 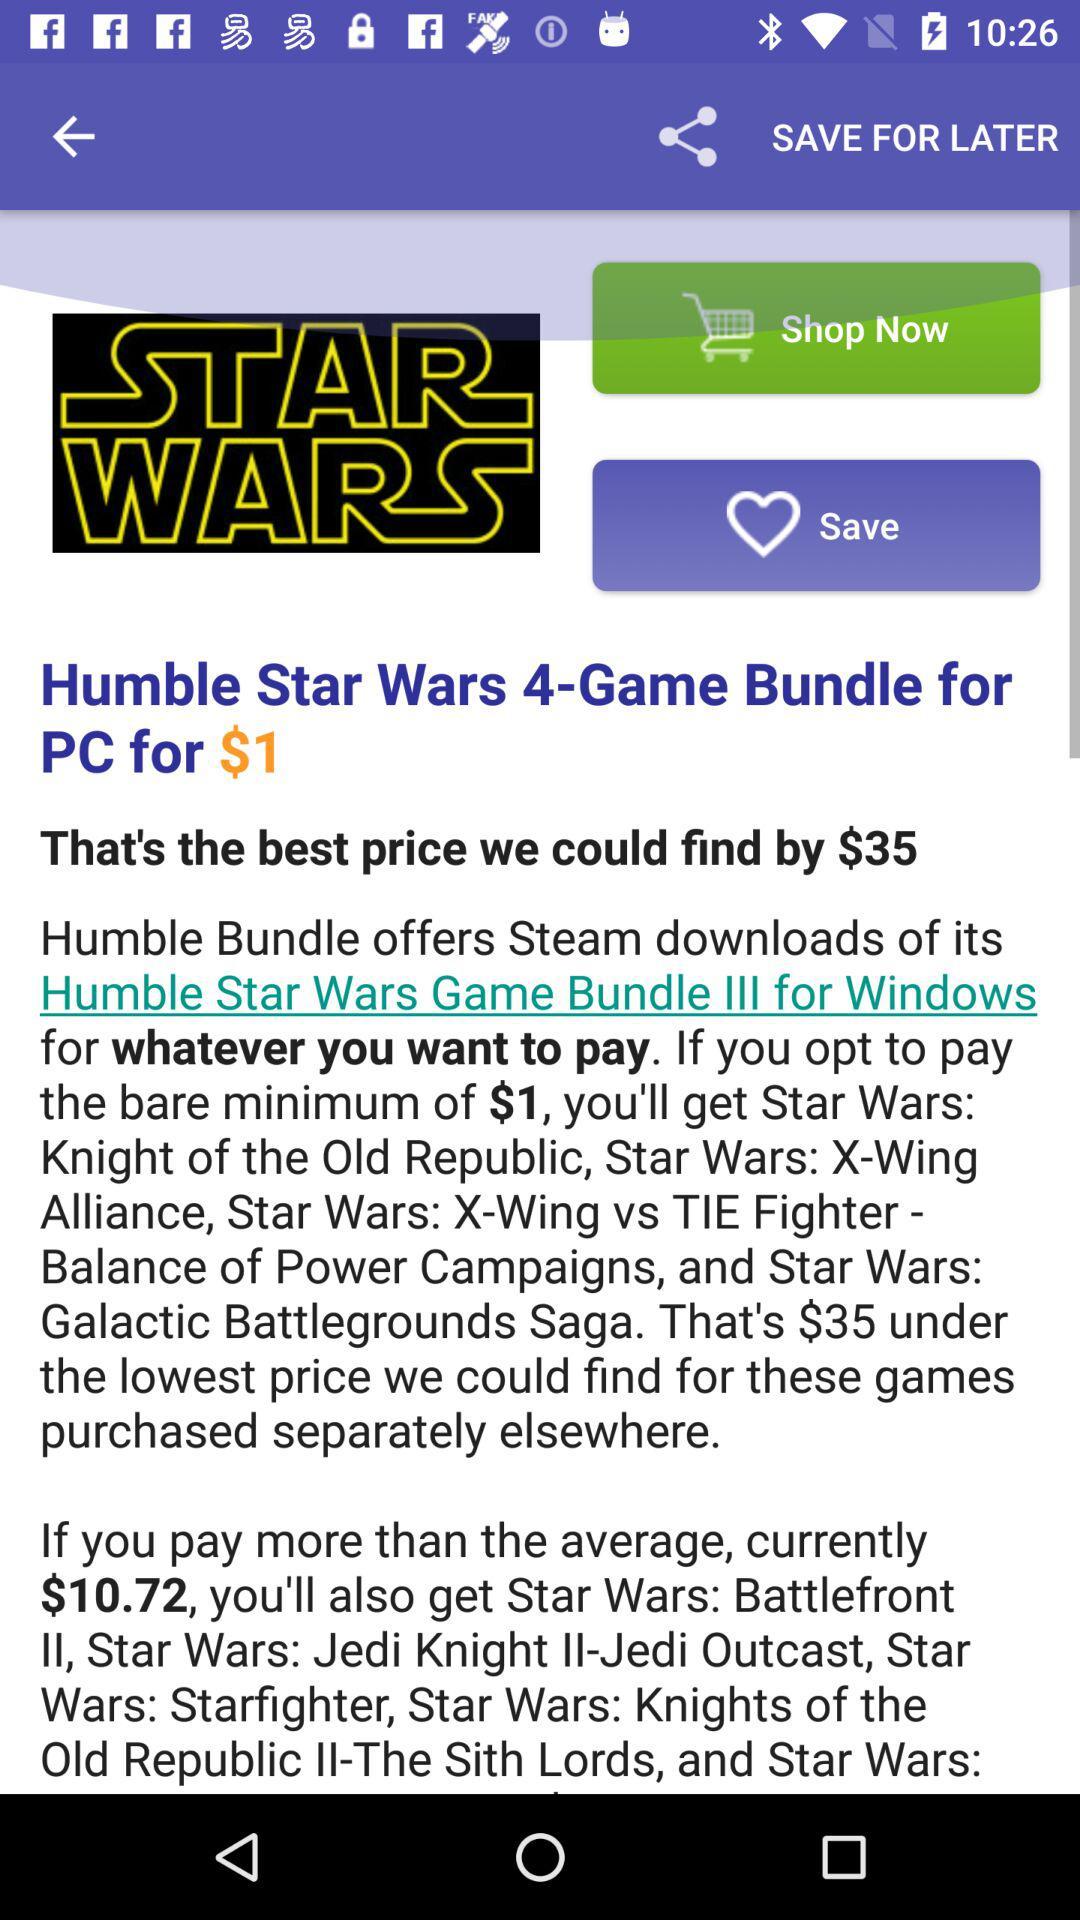 What do you see at coordinates (816, 328) in the screenshot?
I see `shop now item` at bounding box center [816, 328].